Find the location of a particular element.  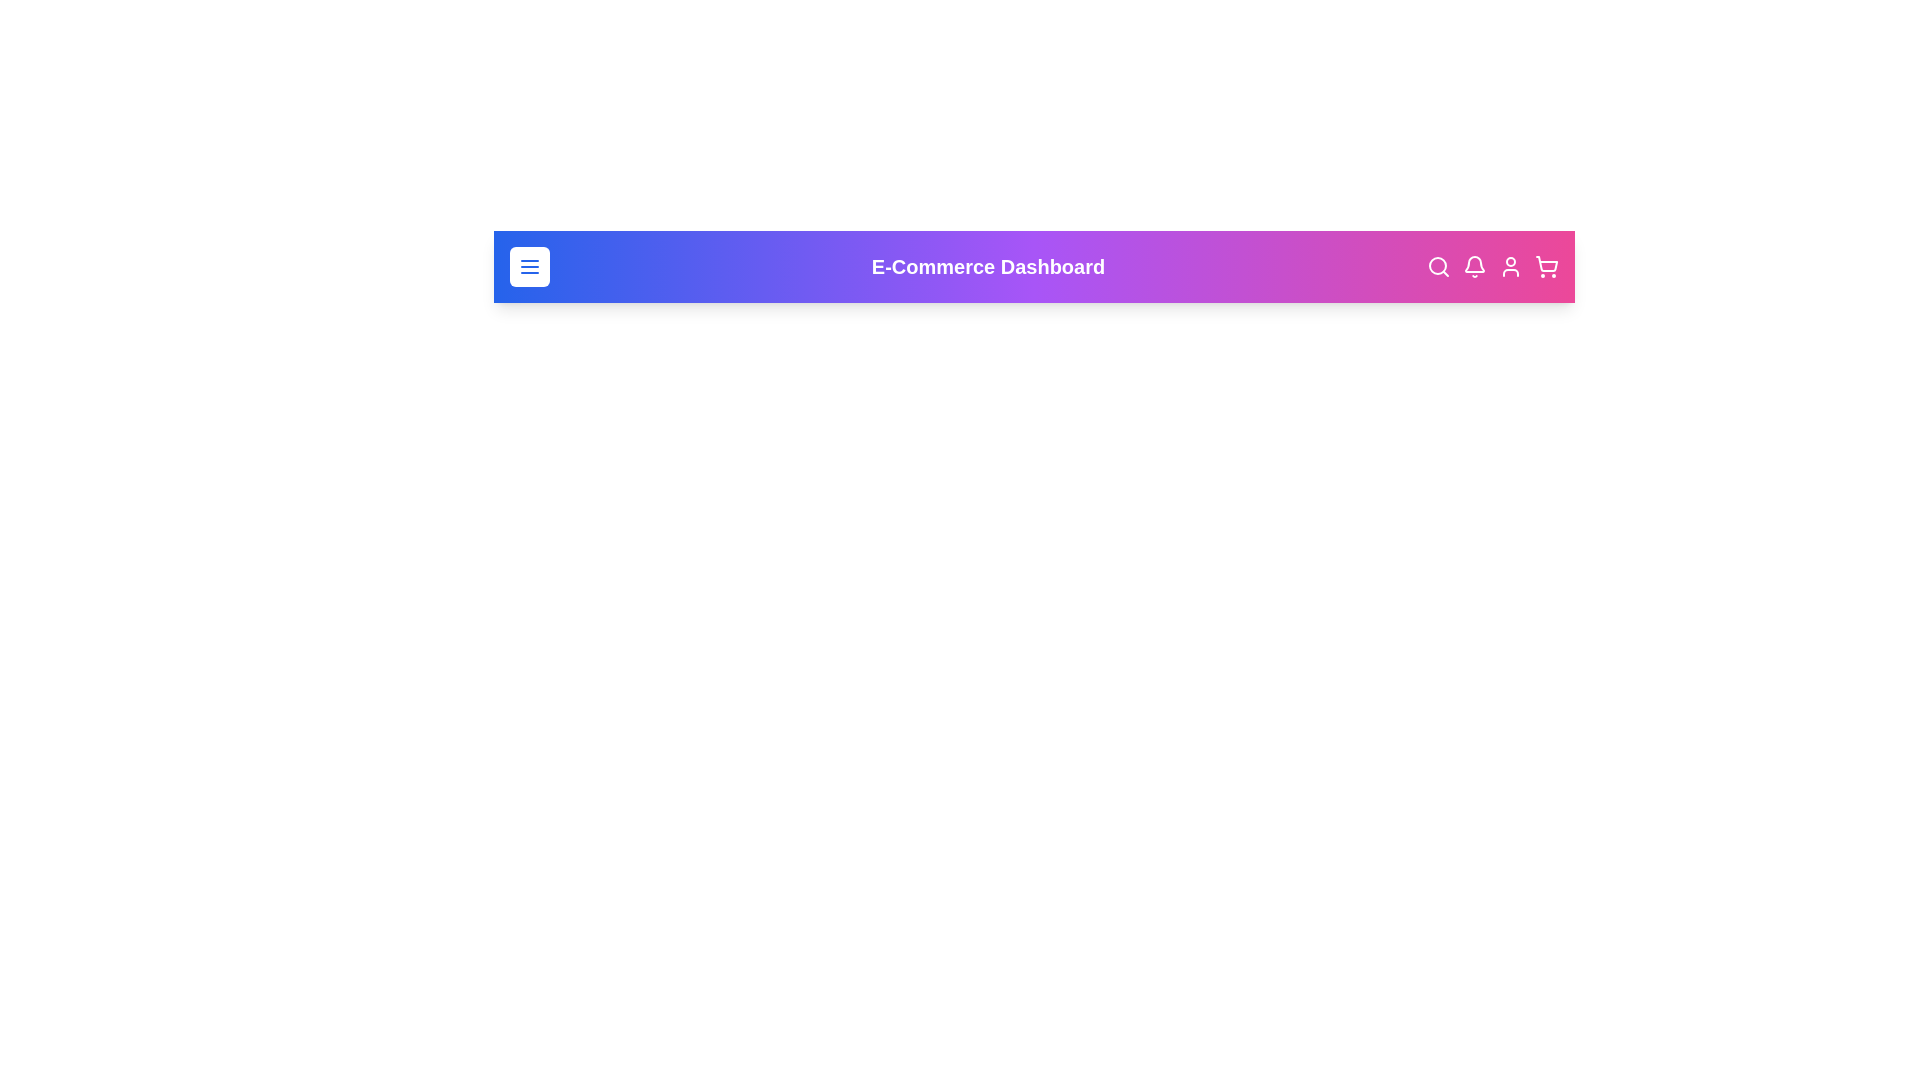

the notification icon to view notifications is located at coordinates (1474, 265).